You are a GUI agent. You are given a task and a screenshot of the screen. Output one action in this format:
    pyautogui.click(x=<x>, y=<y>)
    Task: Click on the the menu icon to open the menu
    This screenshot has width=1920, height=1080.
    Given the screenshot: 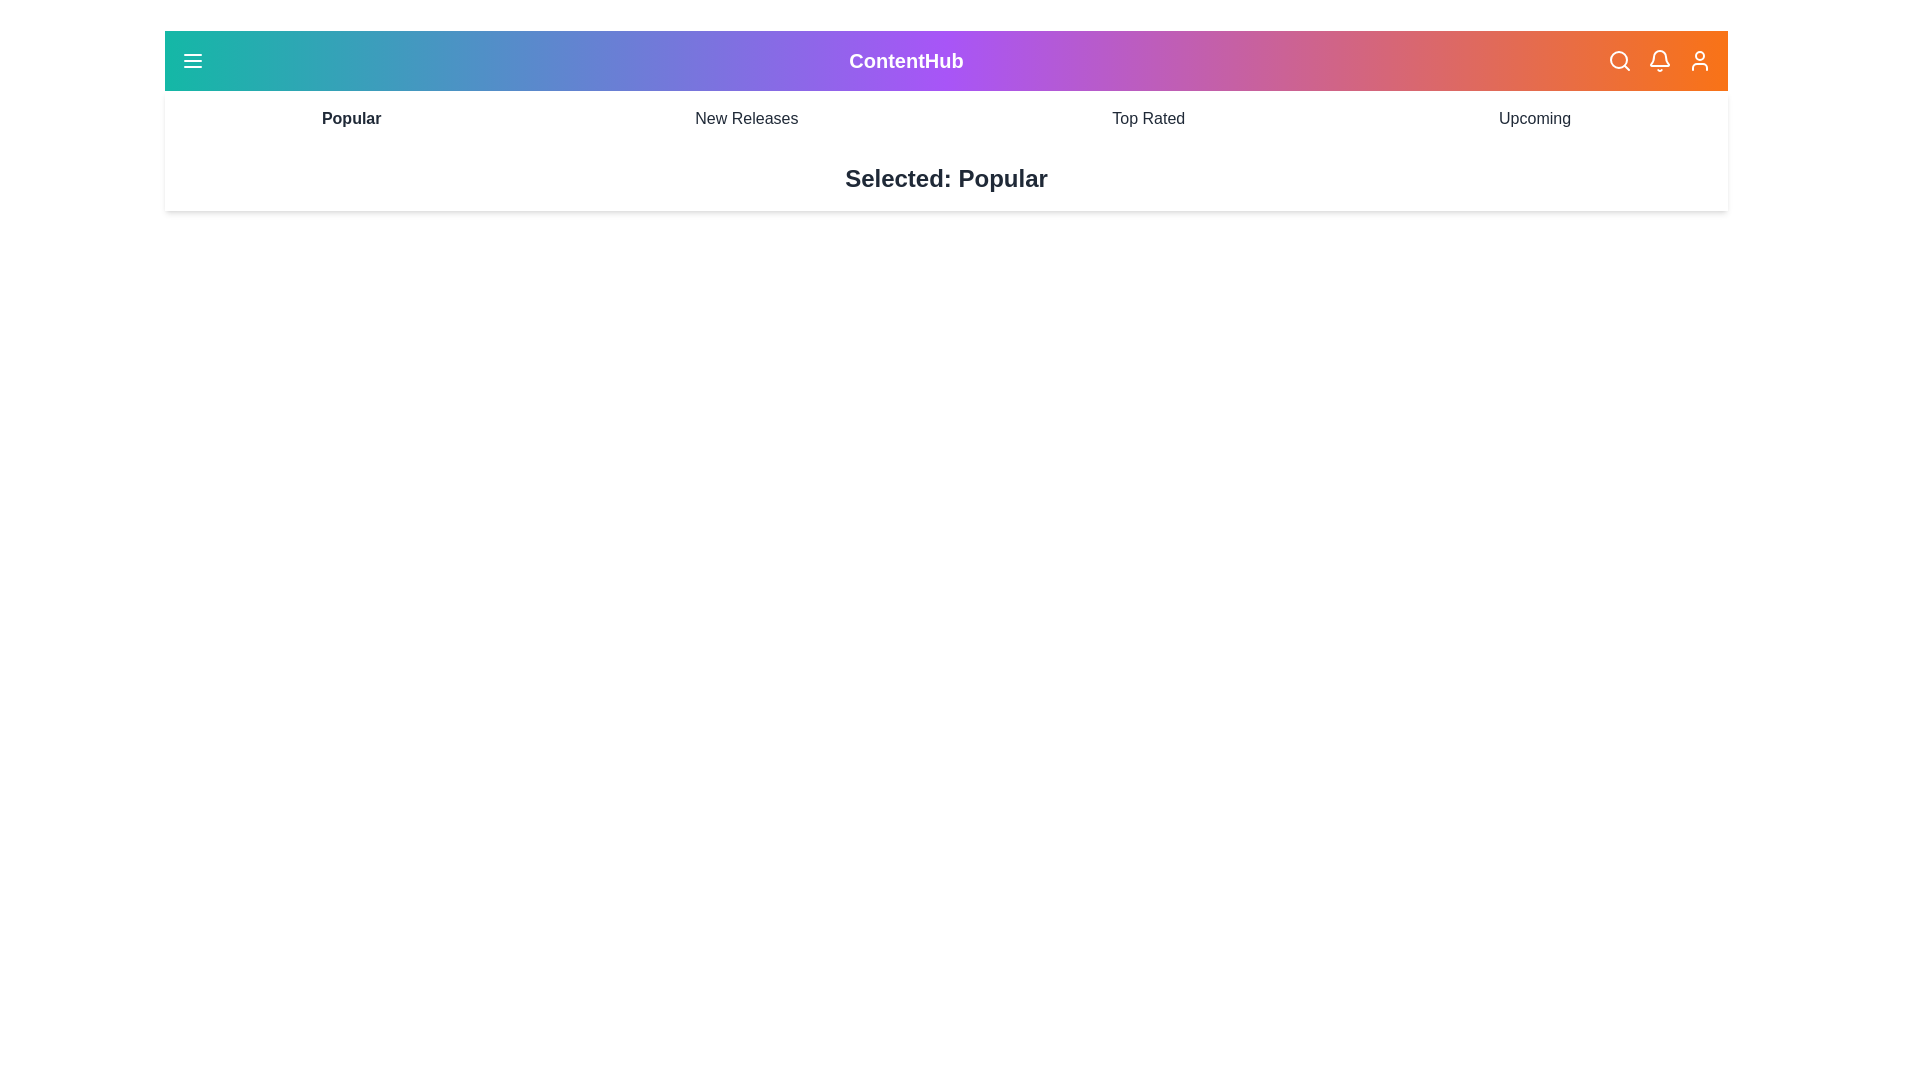 What is the action you would take?
    pyautogui.click(x=192, y=60)
    